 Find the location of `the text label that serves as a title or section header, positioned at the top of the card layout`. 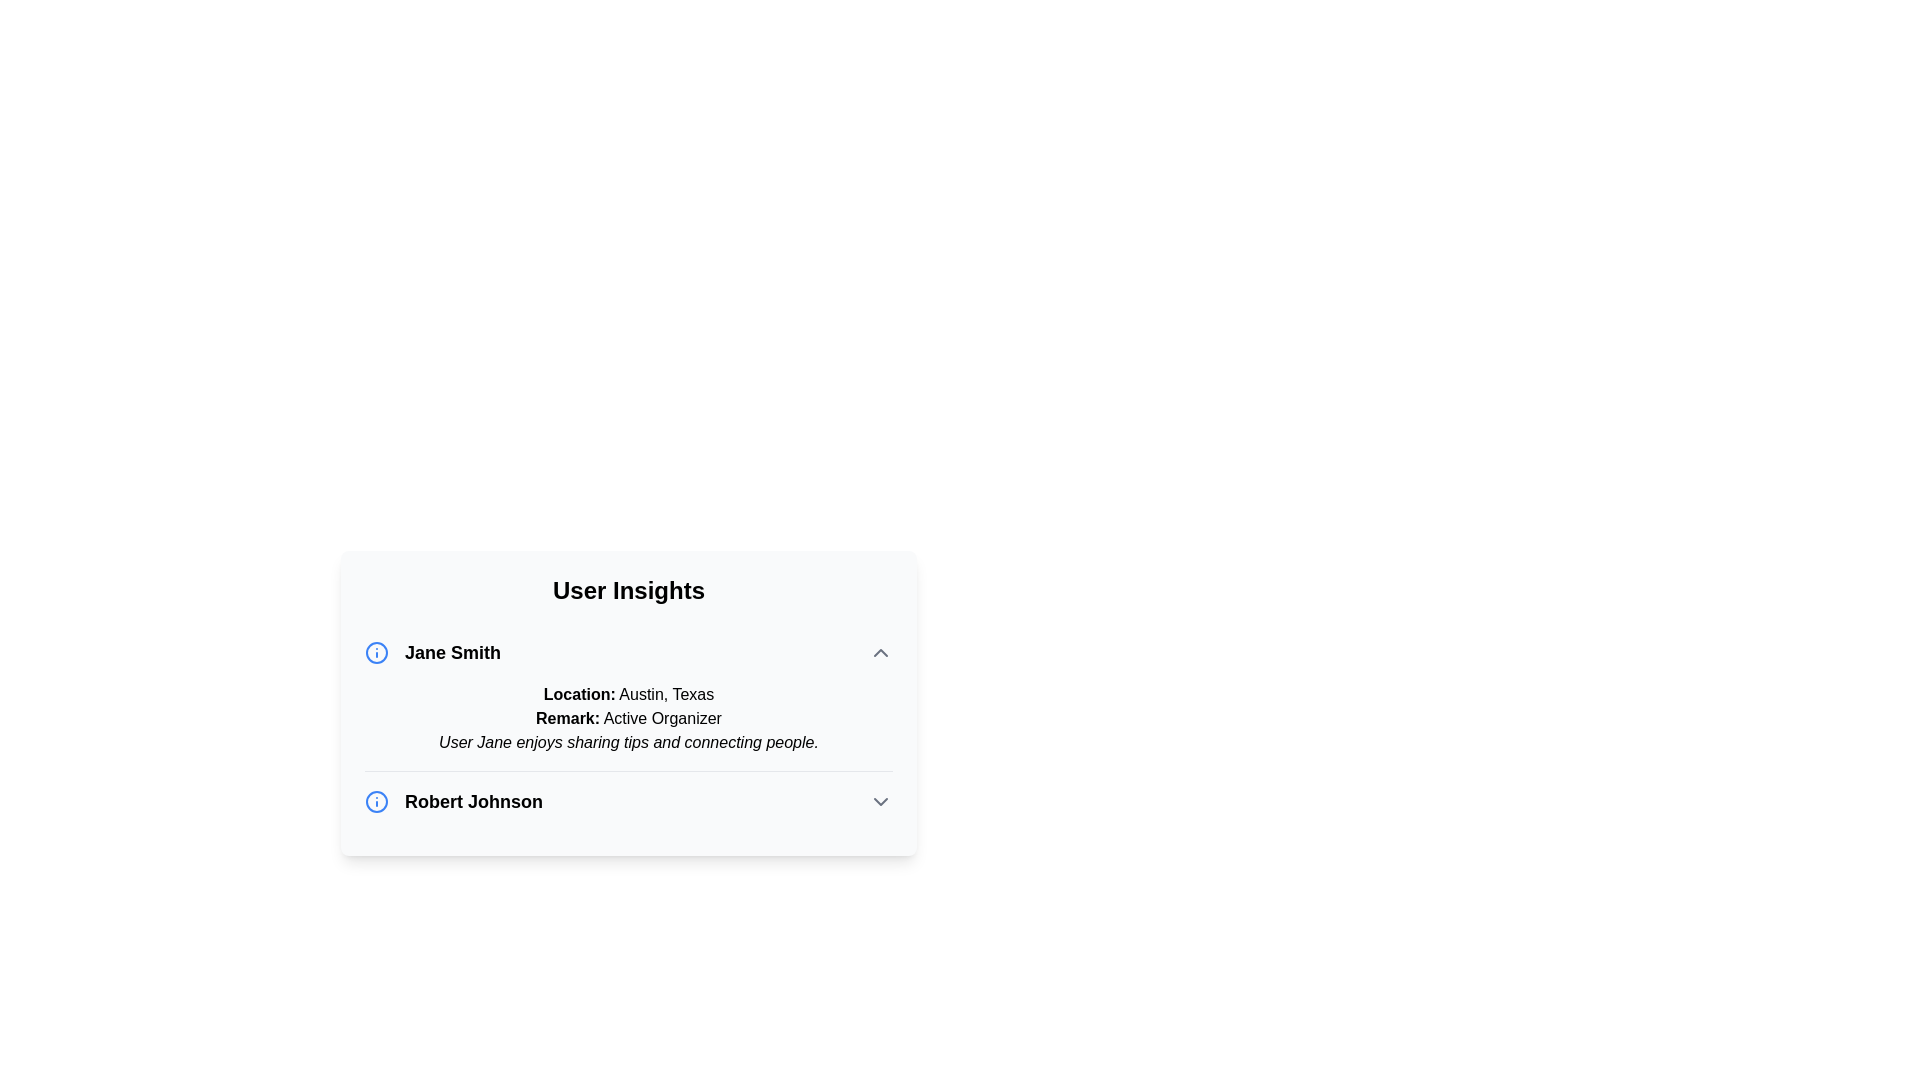

the text label that serves as a title or section header, positioned at the top of the card layout is located at coordinates (627, 589).